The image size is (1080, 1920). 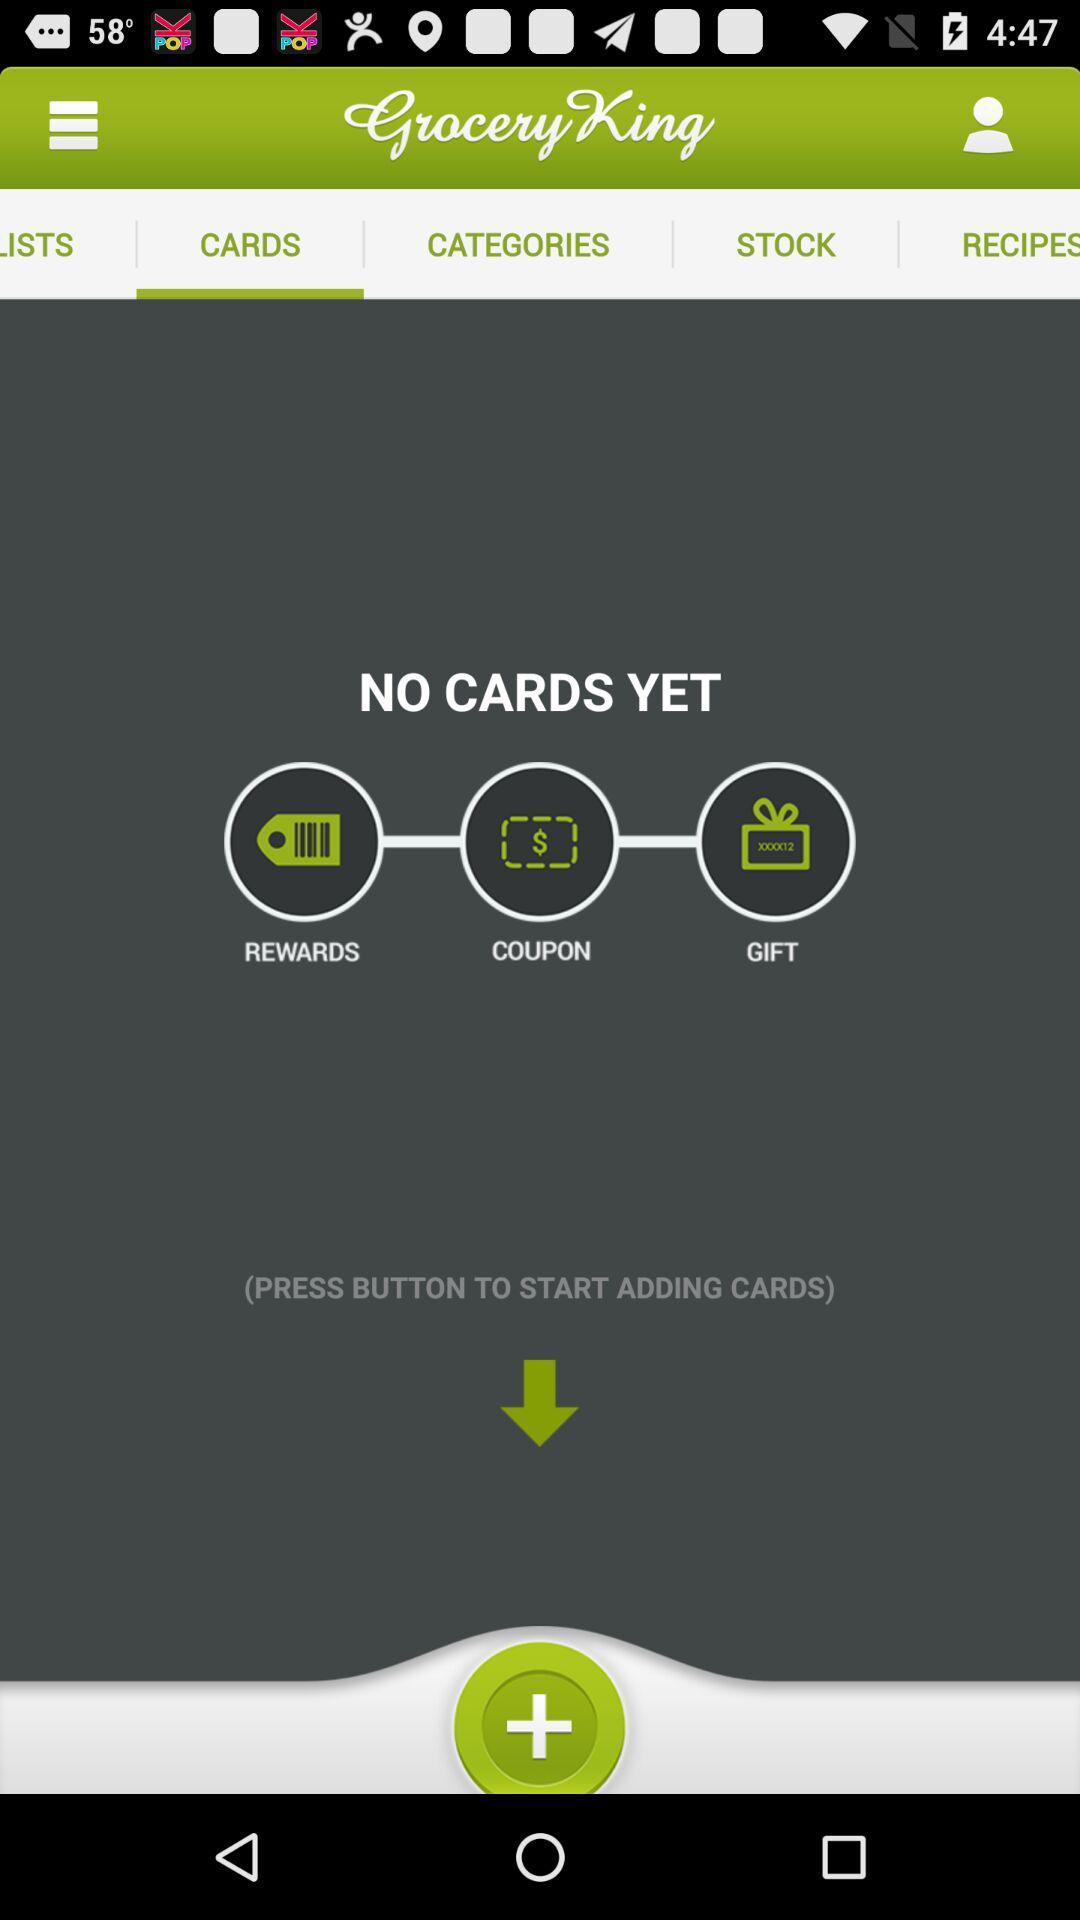 I want to click on the item above the no cards yet icon, so click(x=784, y=243).